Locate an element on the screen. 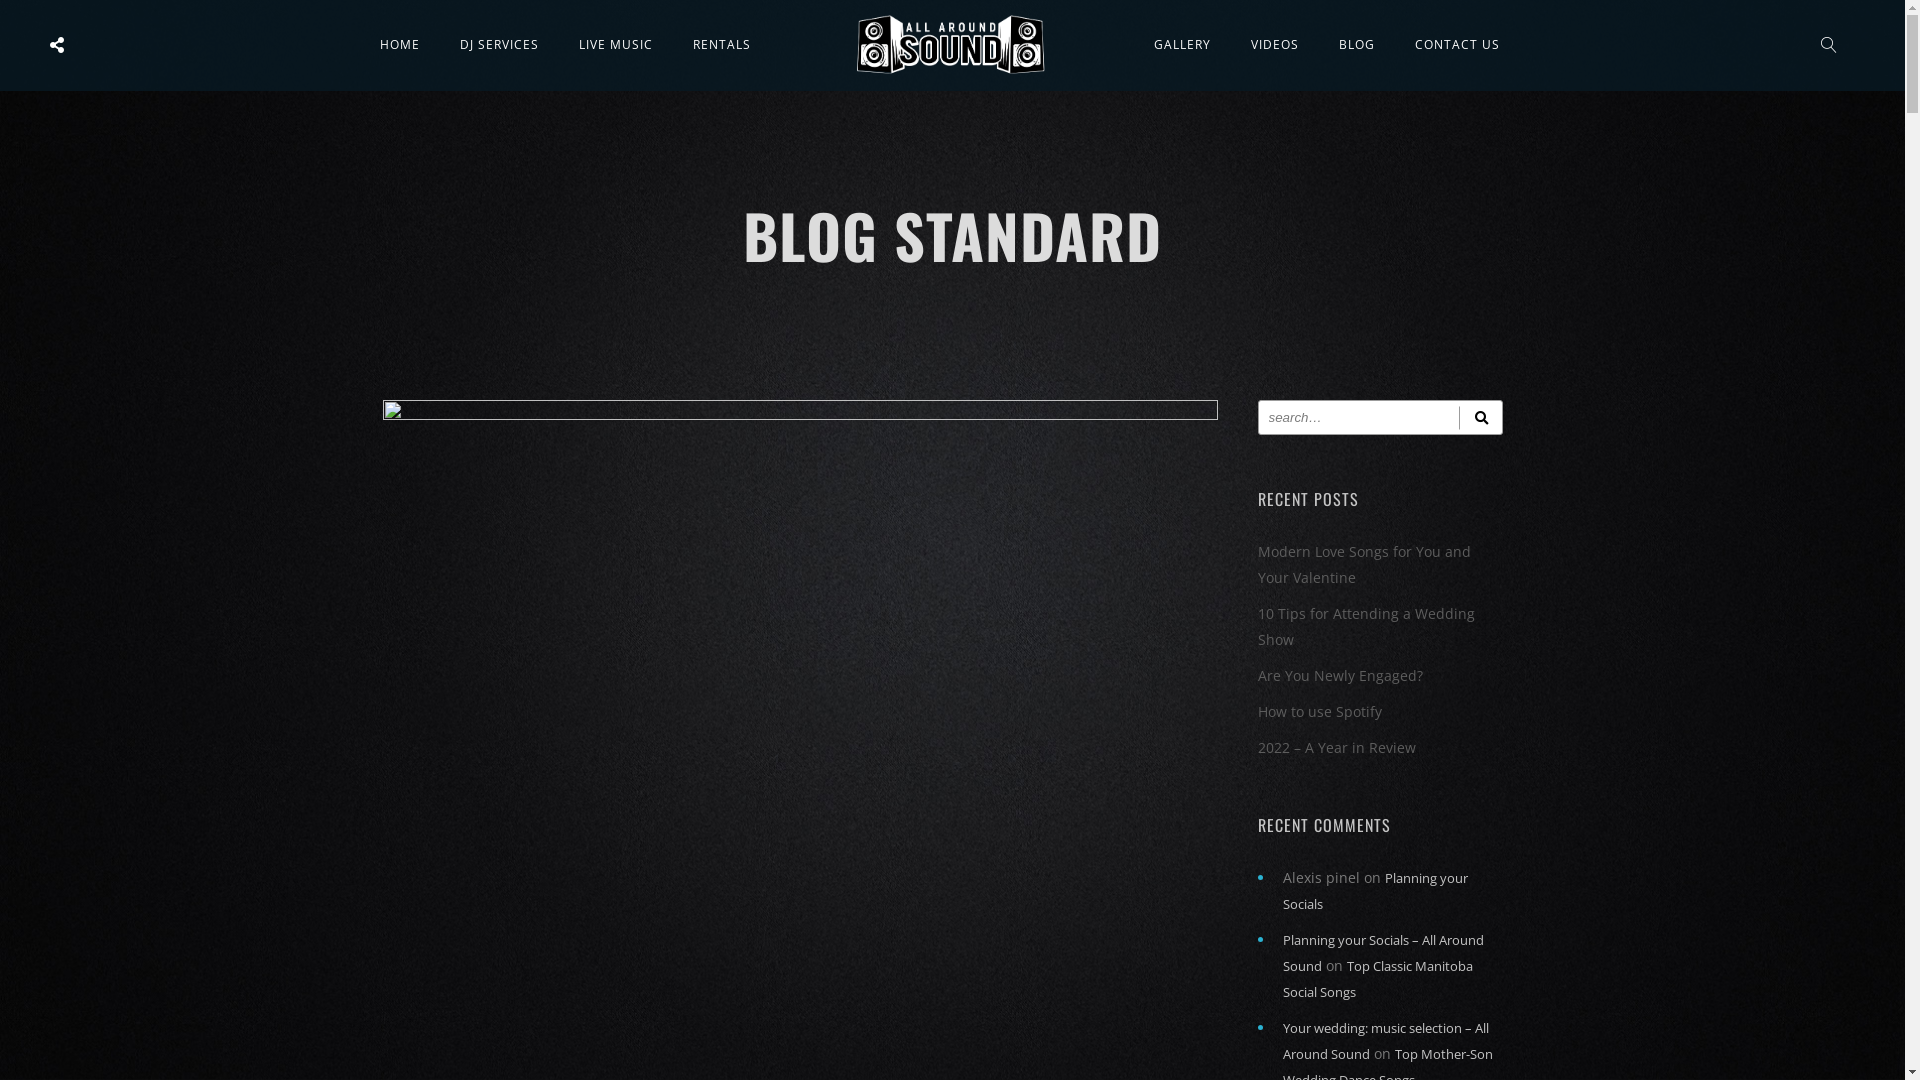 The height and width of the screenshot is (1080, 1920). 'VIDEOS' is located at coordinates (1274, 44).